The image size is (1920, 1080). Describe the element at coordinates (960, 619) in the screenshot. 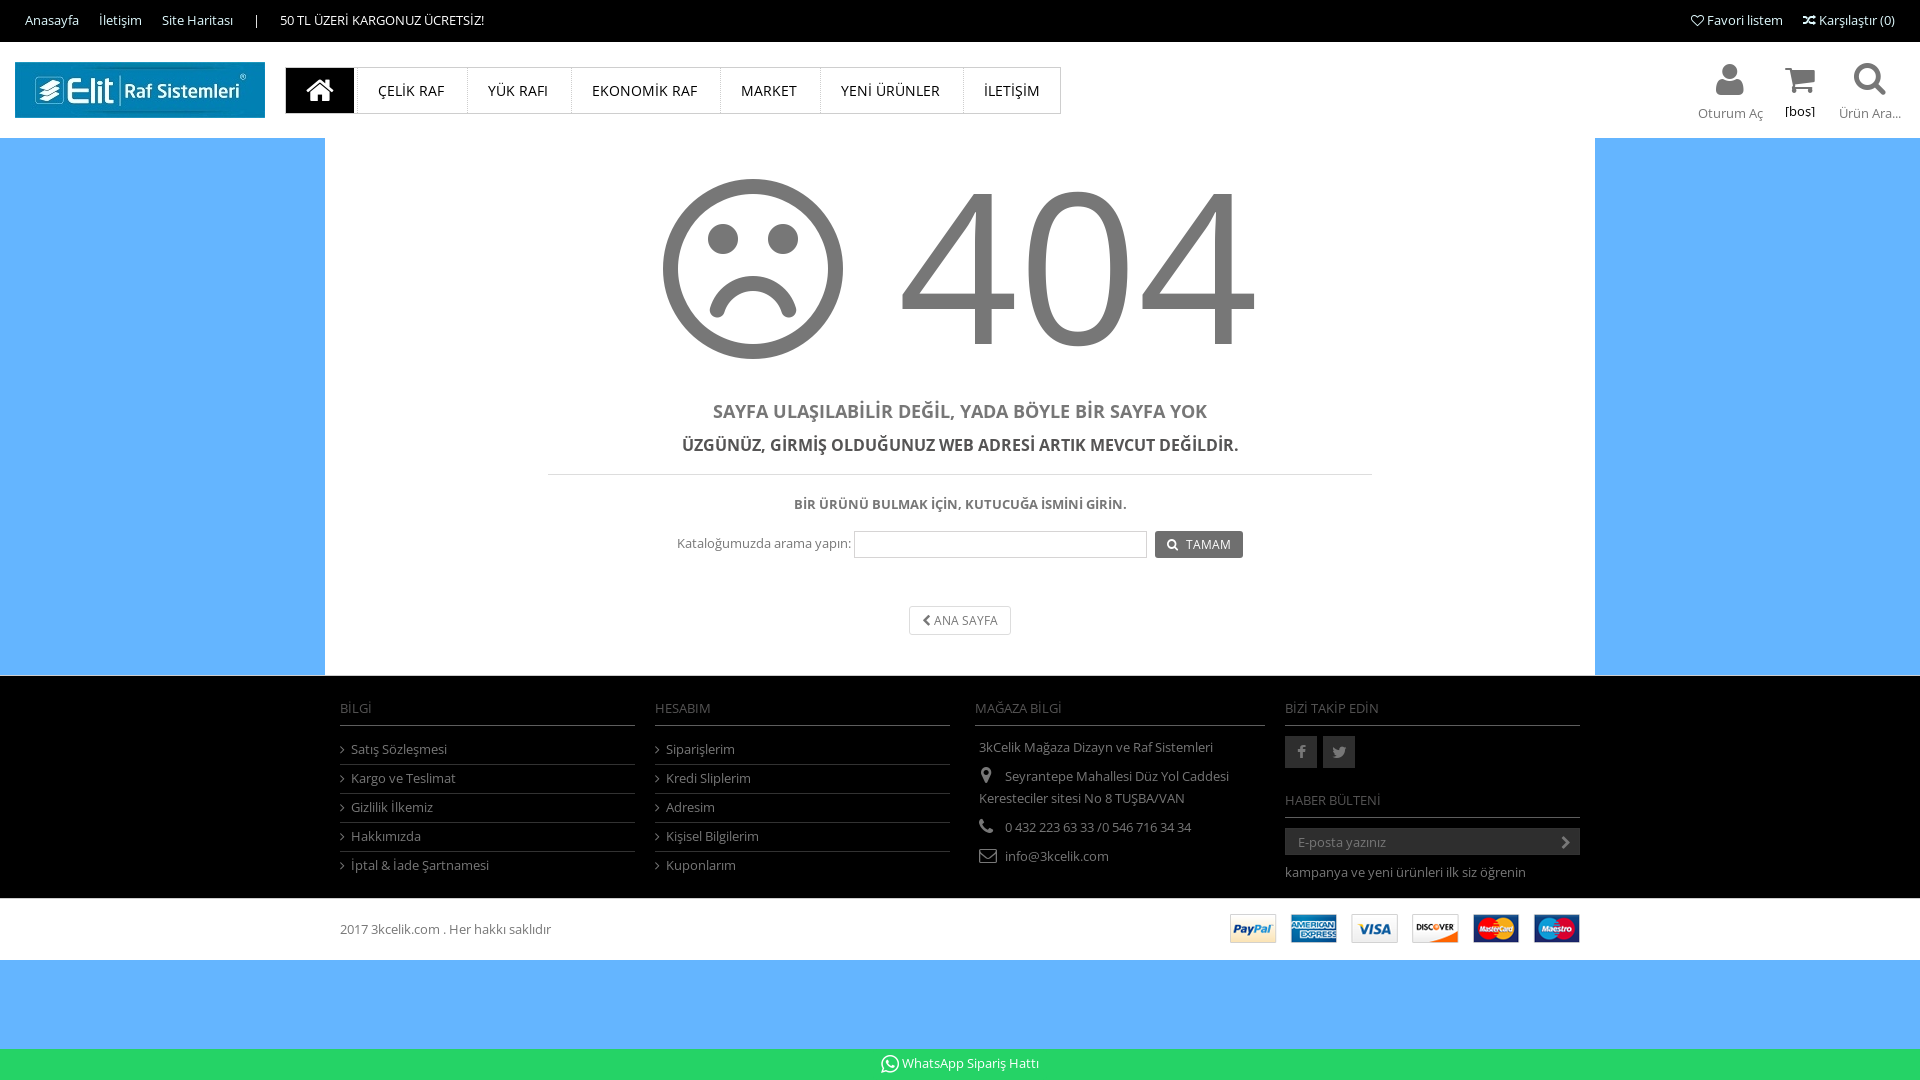

I see `'ANA SAYFA'` at that location.